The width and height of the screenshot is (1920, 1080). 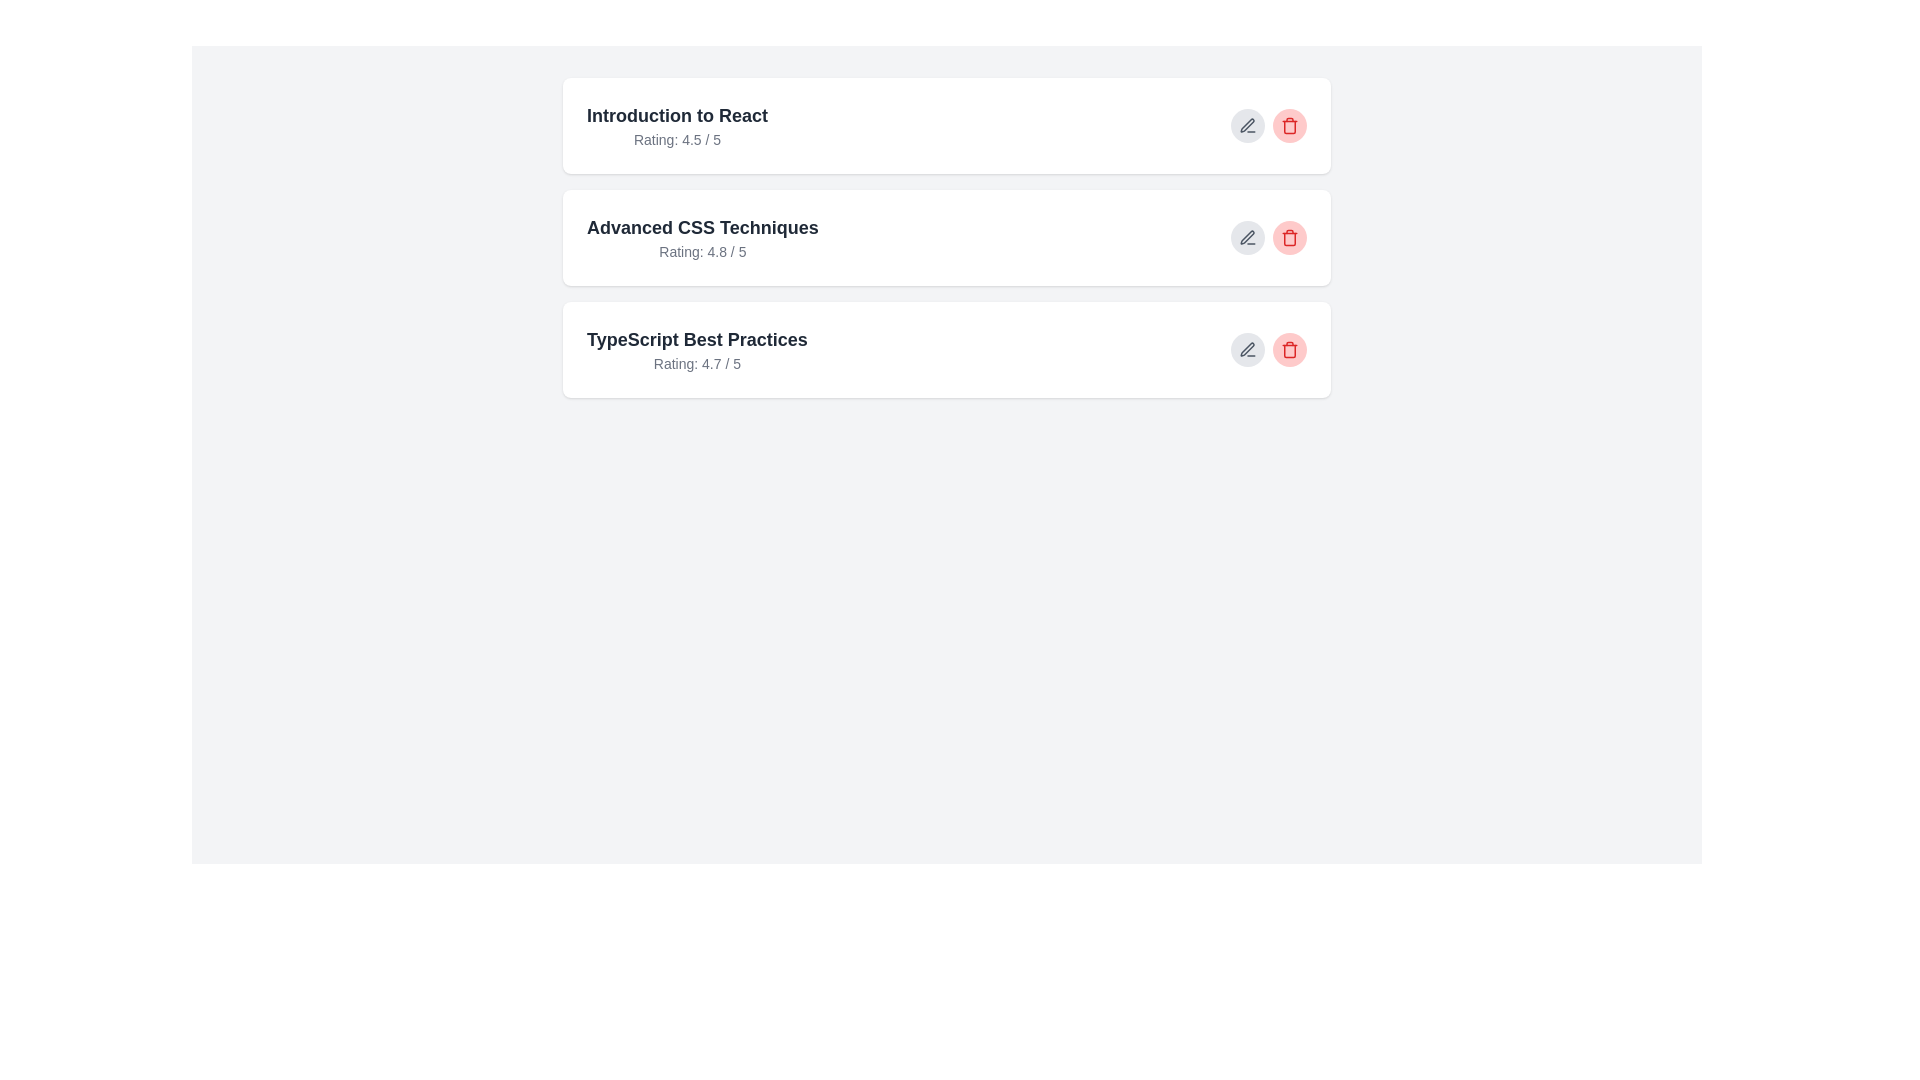 I want to click on the non-interactive text label displaying the rating score for the item titled 'TypeScript Best Practices', so click(x=697, y=363).